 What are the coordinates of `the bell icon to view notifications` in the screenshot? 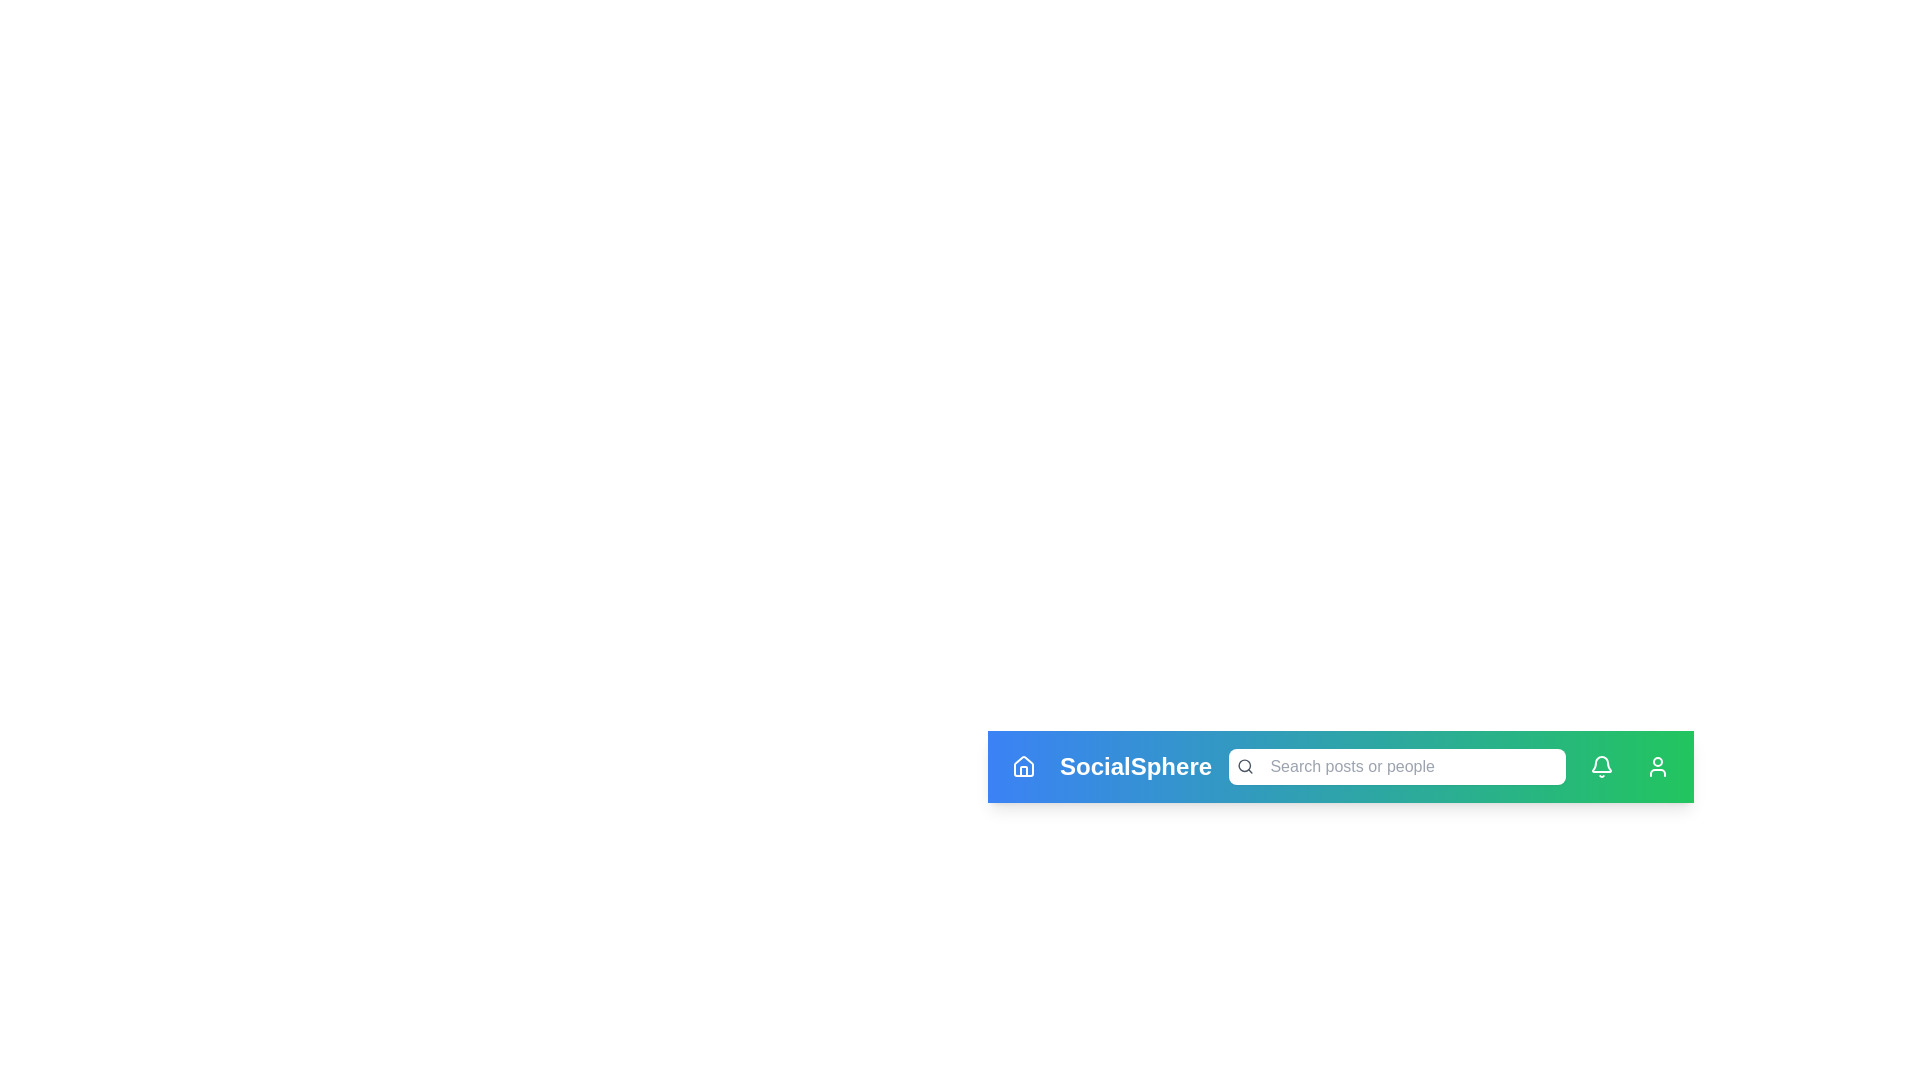 It's located at (1602, 766).